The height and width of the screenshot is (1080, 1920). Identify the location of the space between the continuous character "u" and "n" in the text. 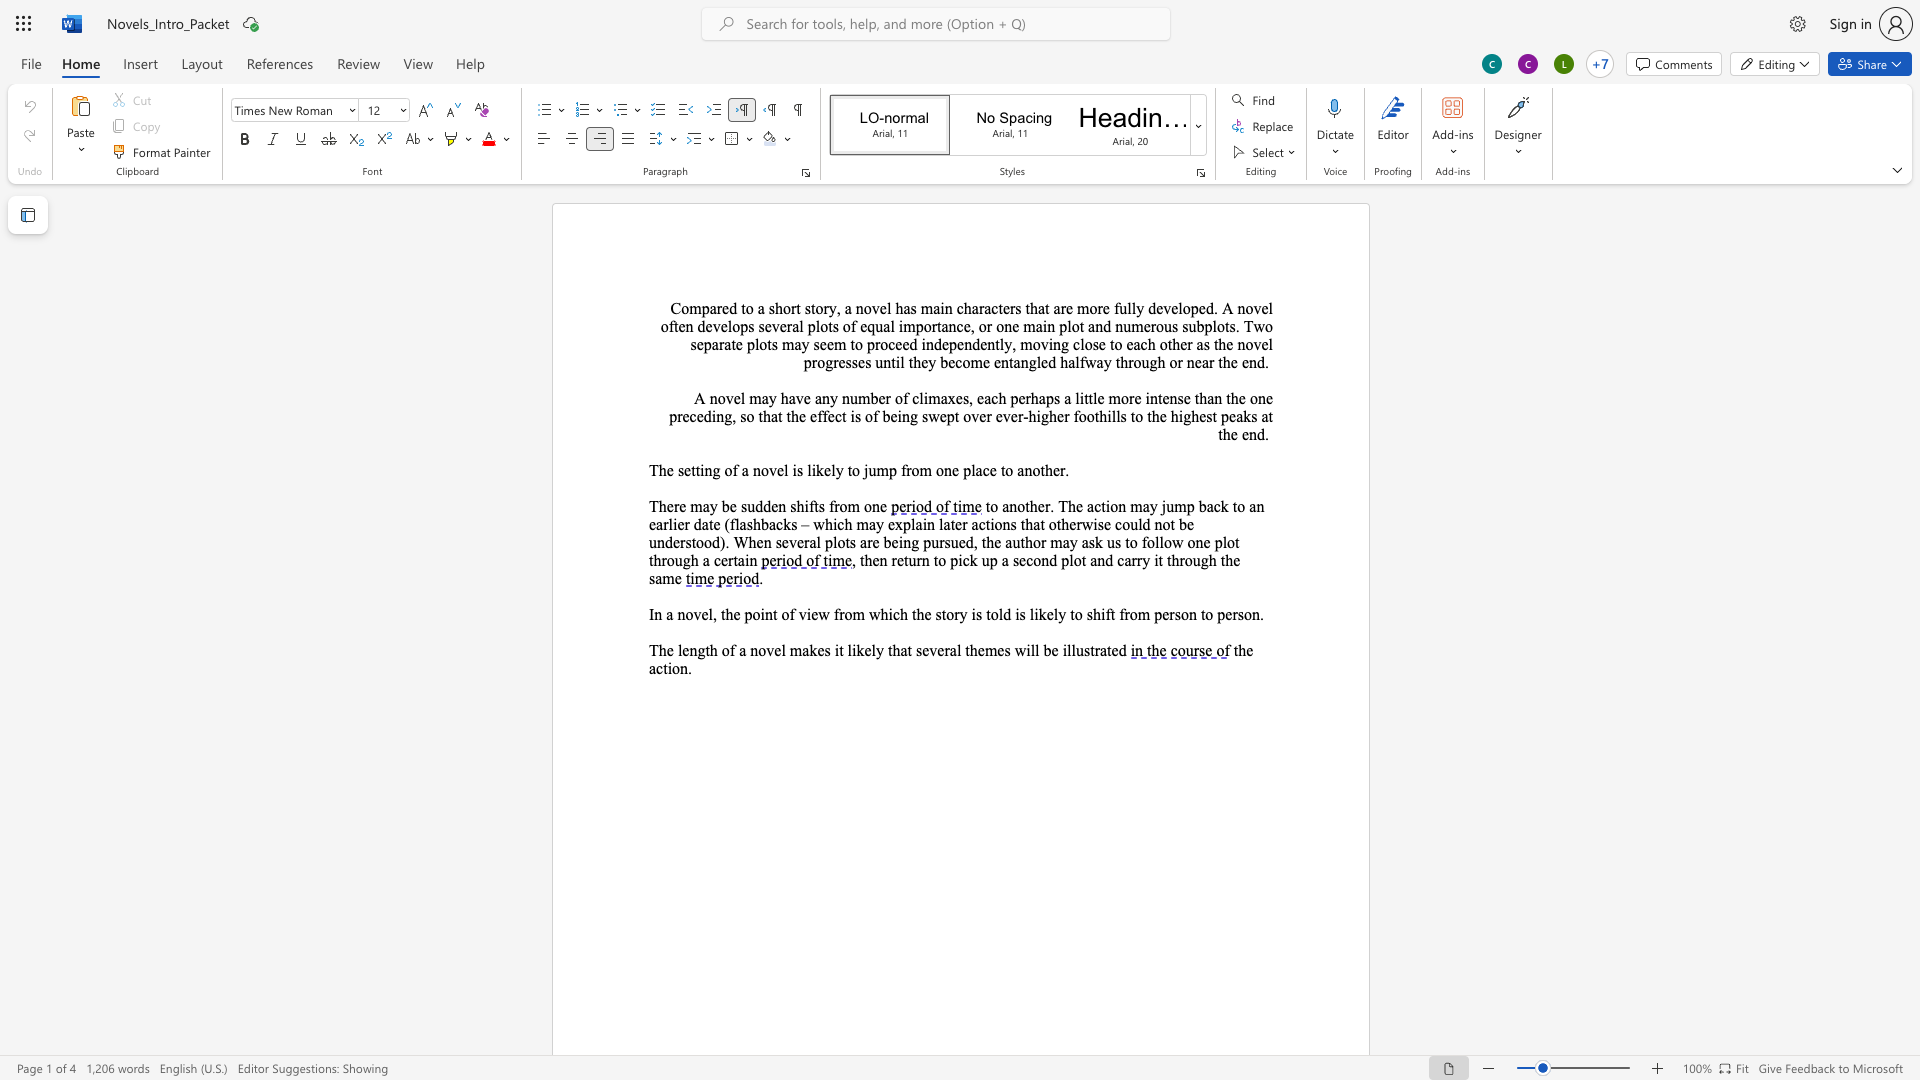
(657, 542).